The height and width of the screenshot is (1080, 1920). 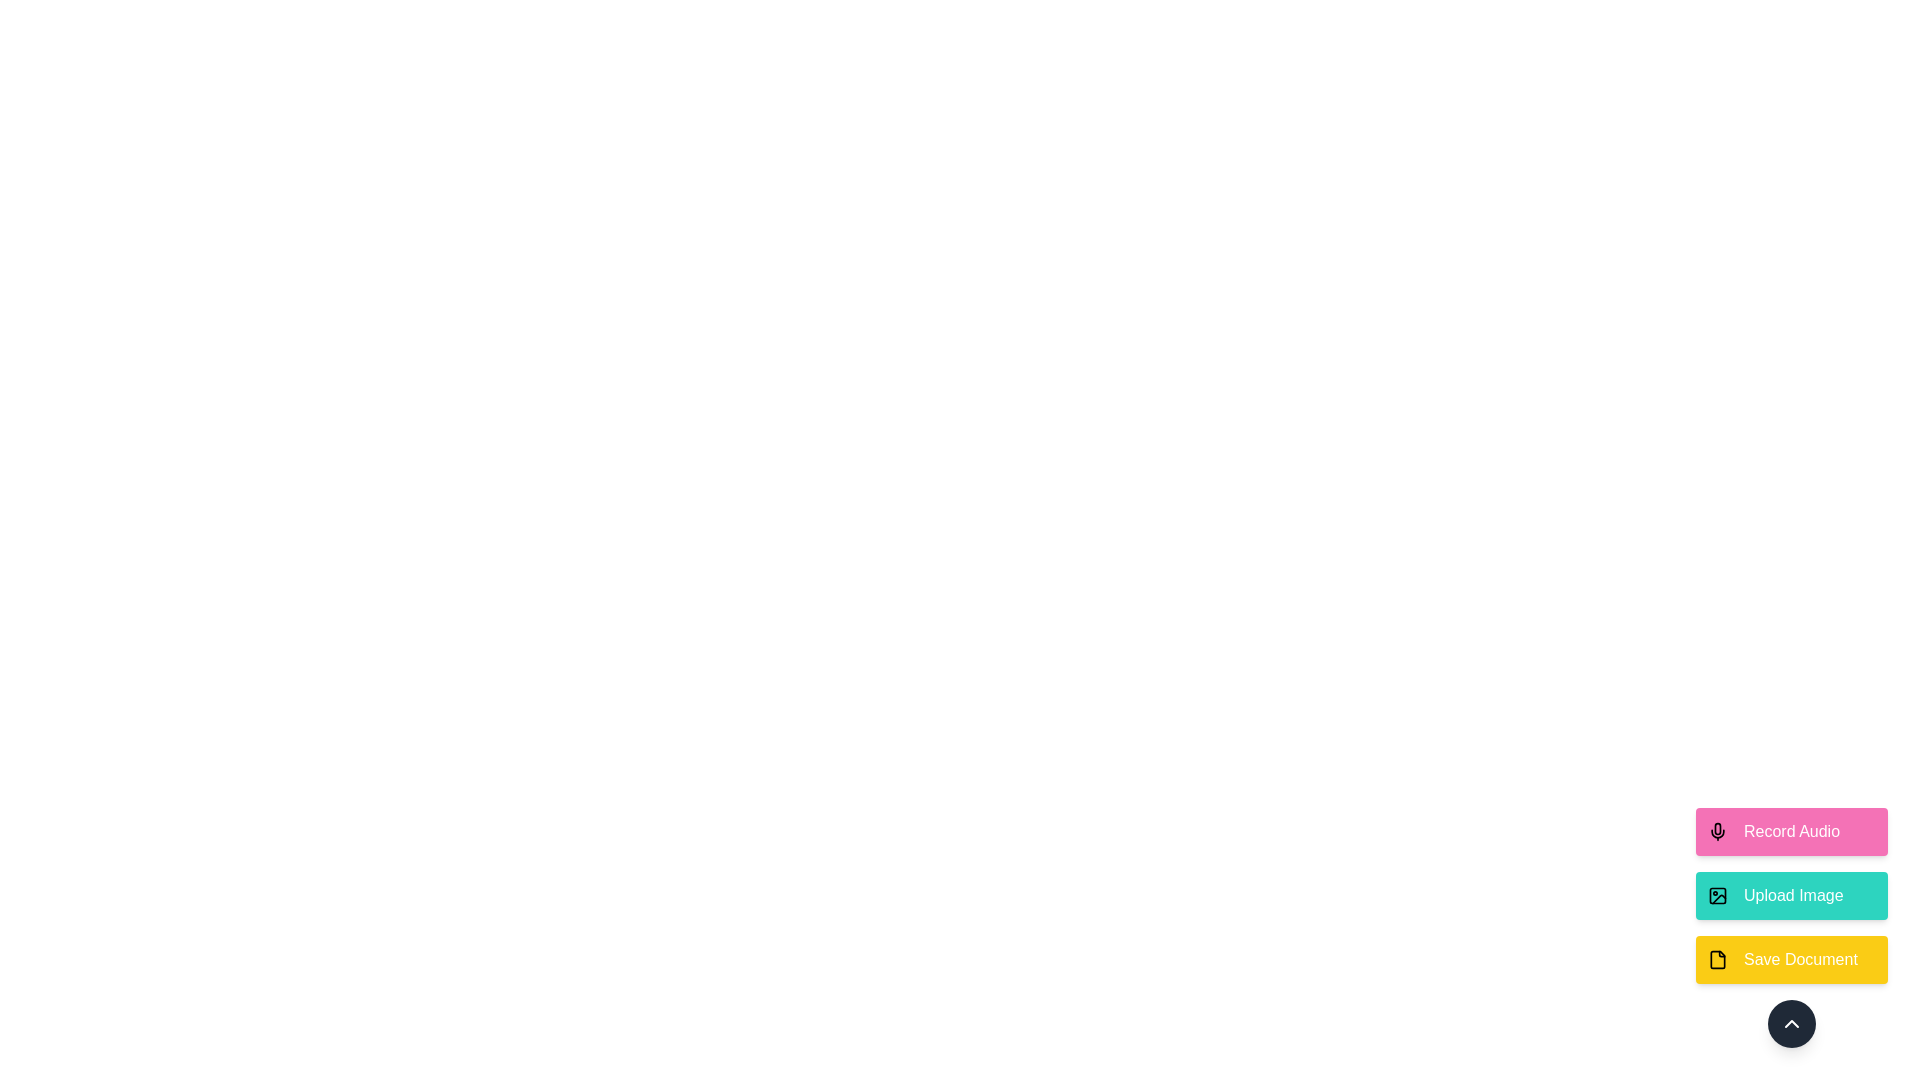 What do you see at coordinates (1791, 1023) in the screenshot?
I see `the floating action button to toggle the visibility of the menu` at bounding box center [1791, 1023].